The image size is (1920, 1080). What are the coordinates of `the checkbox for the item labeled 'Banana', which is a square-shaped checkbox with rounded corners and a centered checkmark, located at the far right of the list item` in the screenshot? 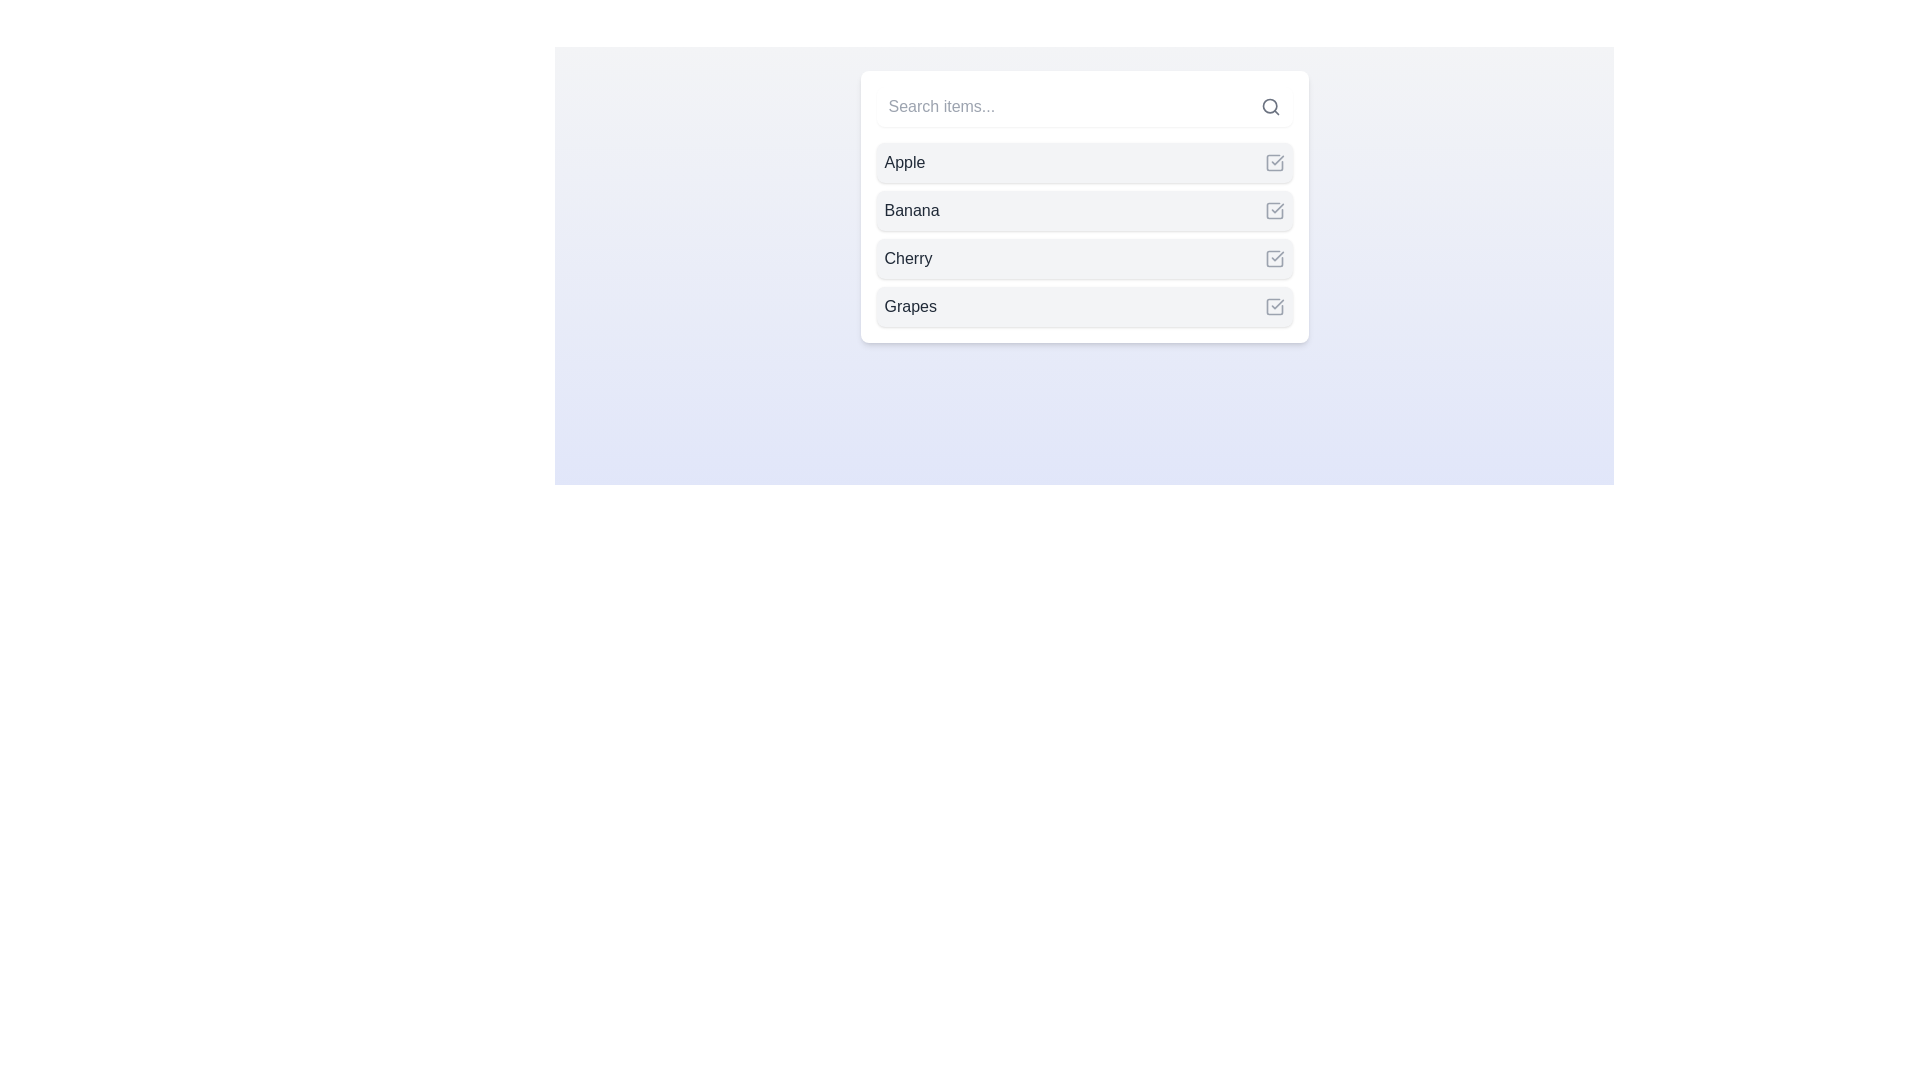 It's located at (1273, 211).